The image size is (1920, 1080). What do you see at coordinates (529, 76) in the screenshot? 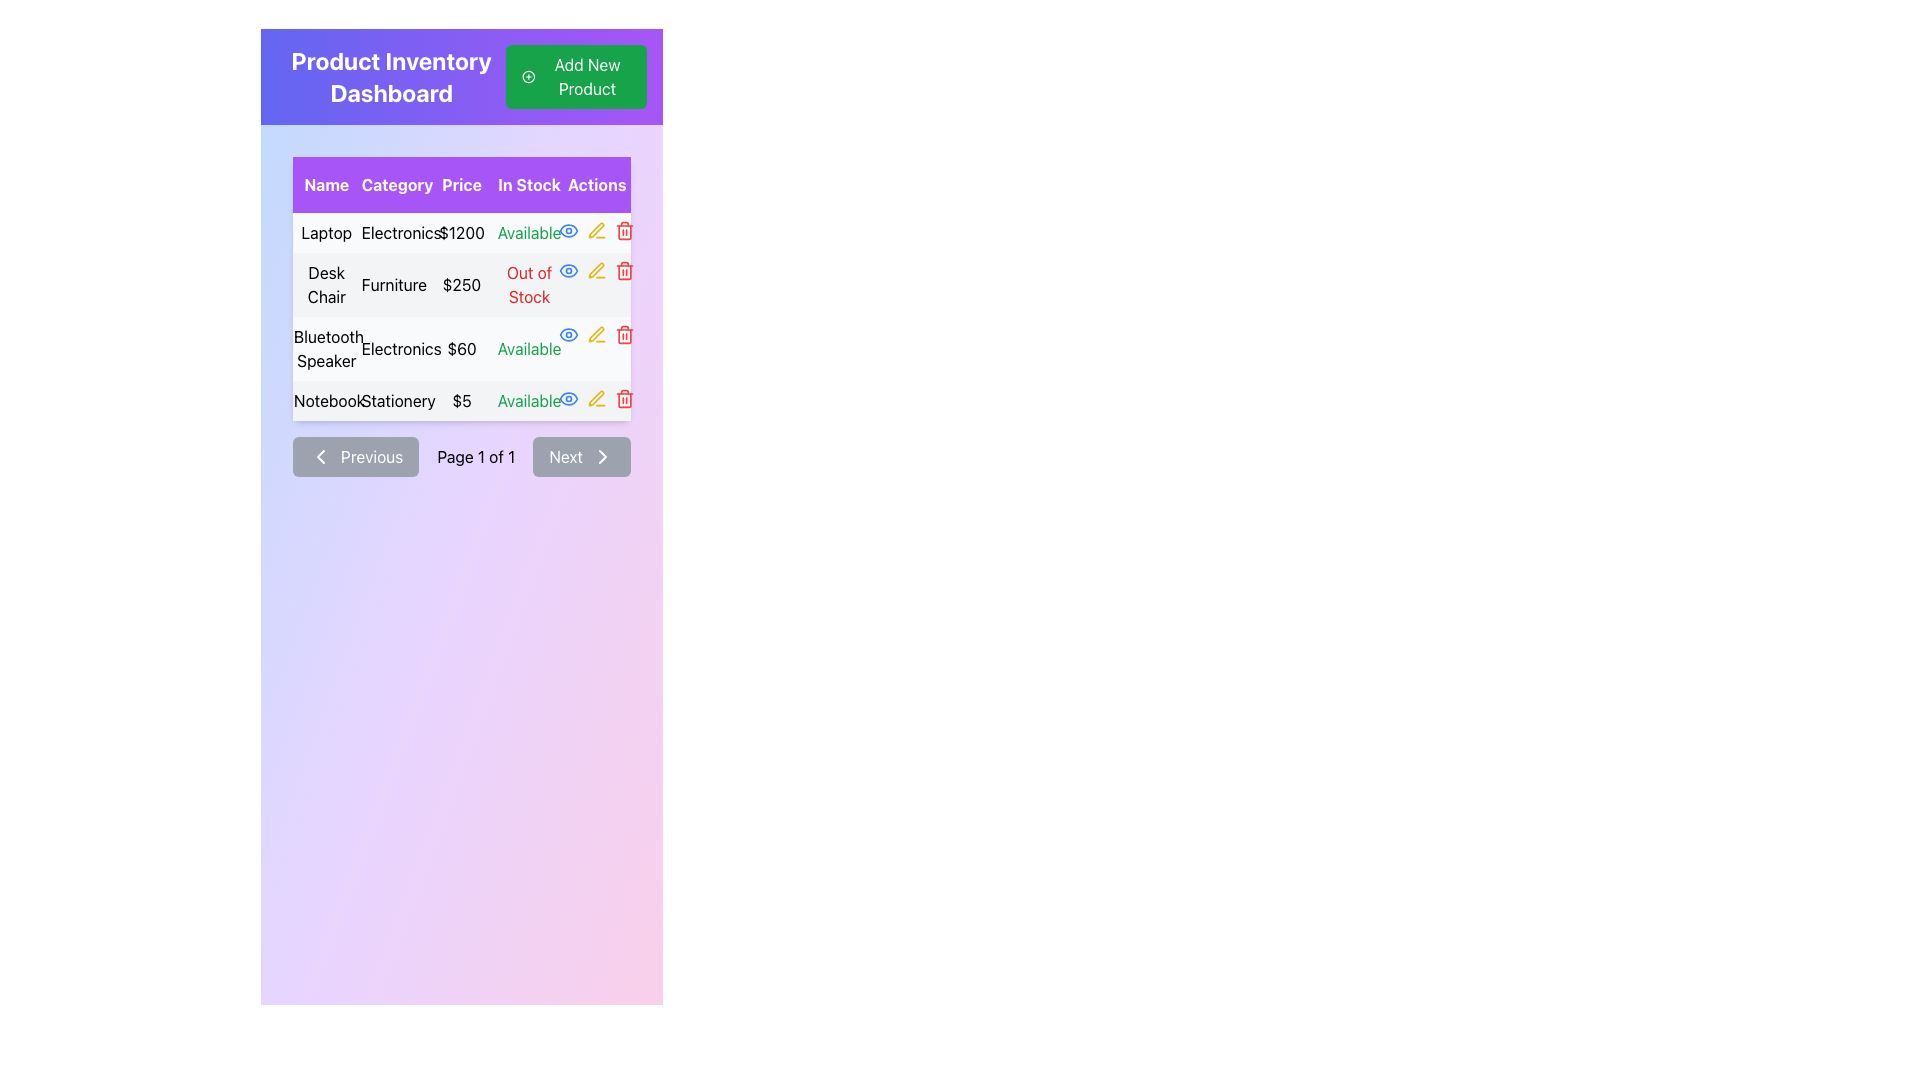
I see `the Circular SVG graphic that represents the 'Add New Product' button, located at the top-right section of the interface` at bounding box center [529, 76].